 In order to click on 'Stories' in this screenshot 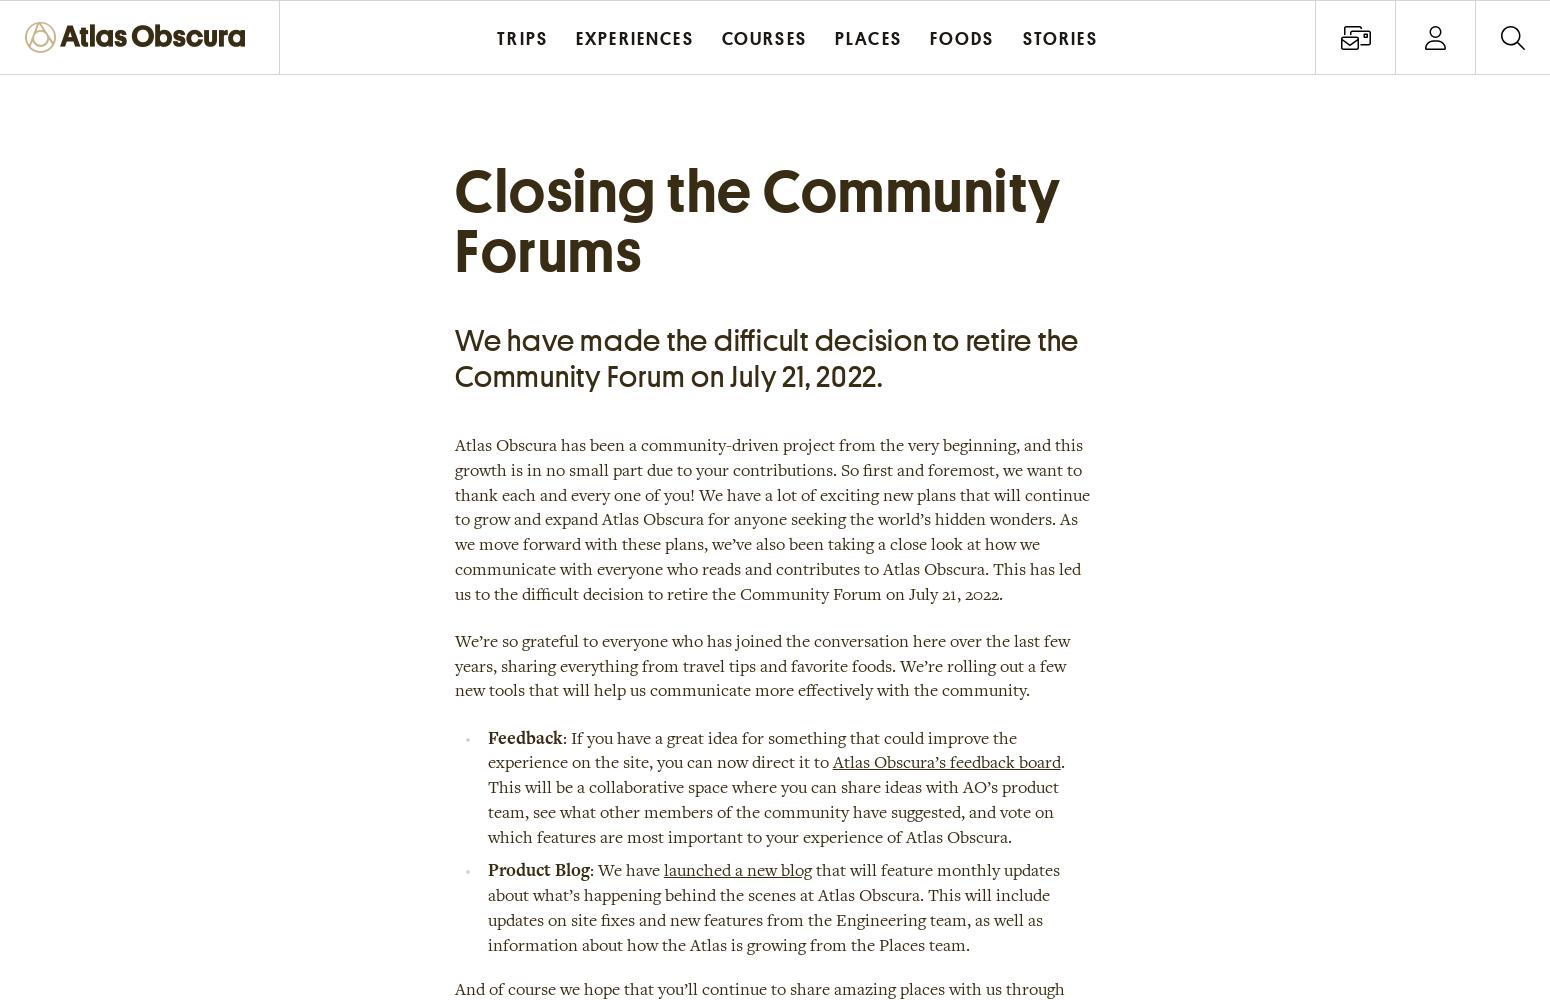, I will do `click(1059, 38)`.